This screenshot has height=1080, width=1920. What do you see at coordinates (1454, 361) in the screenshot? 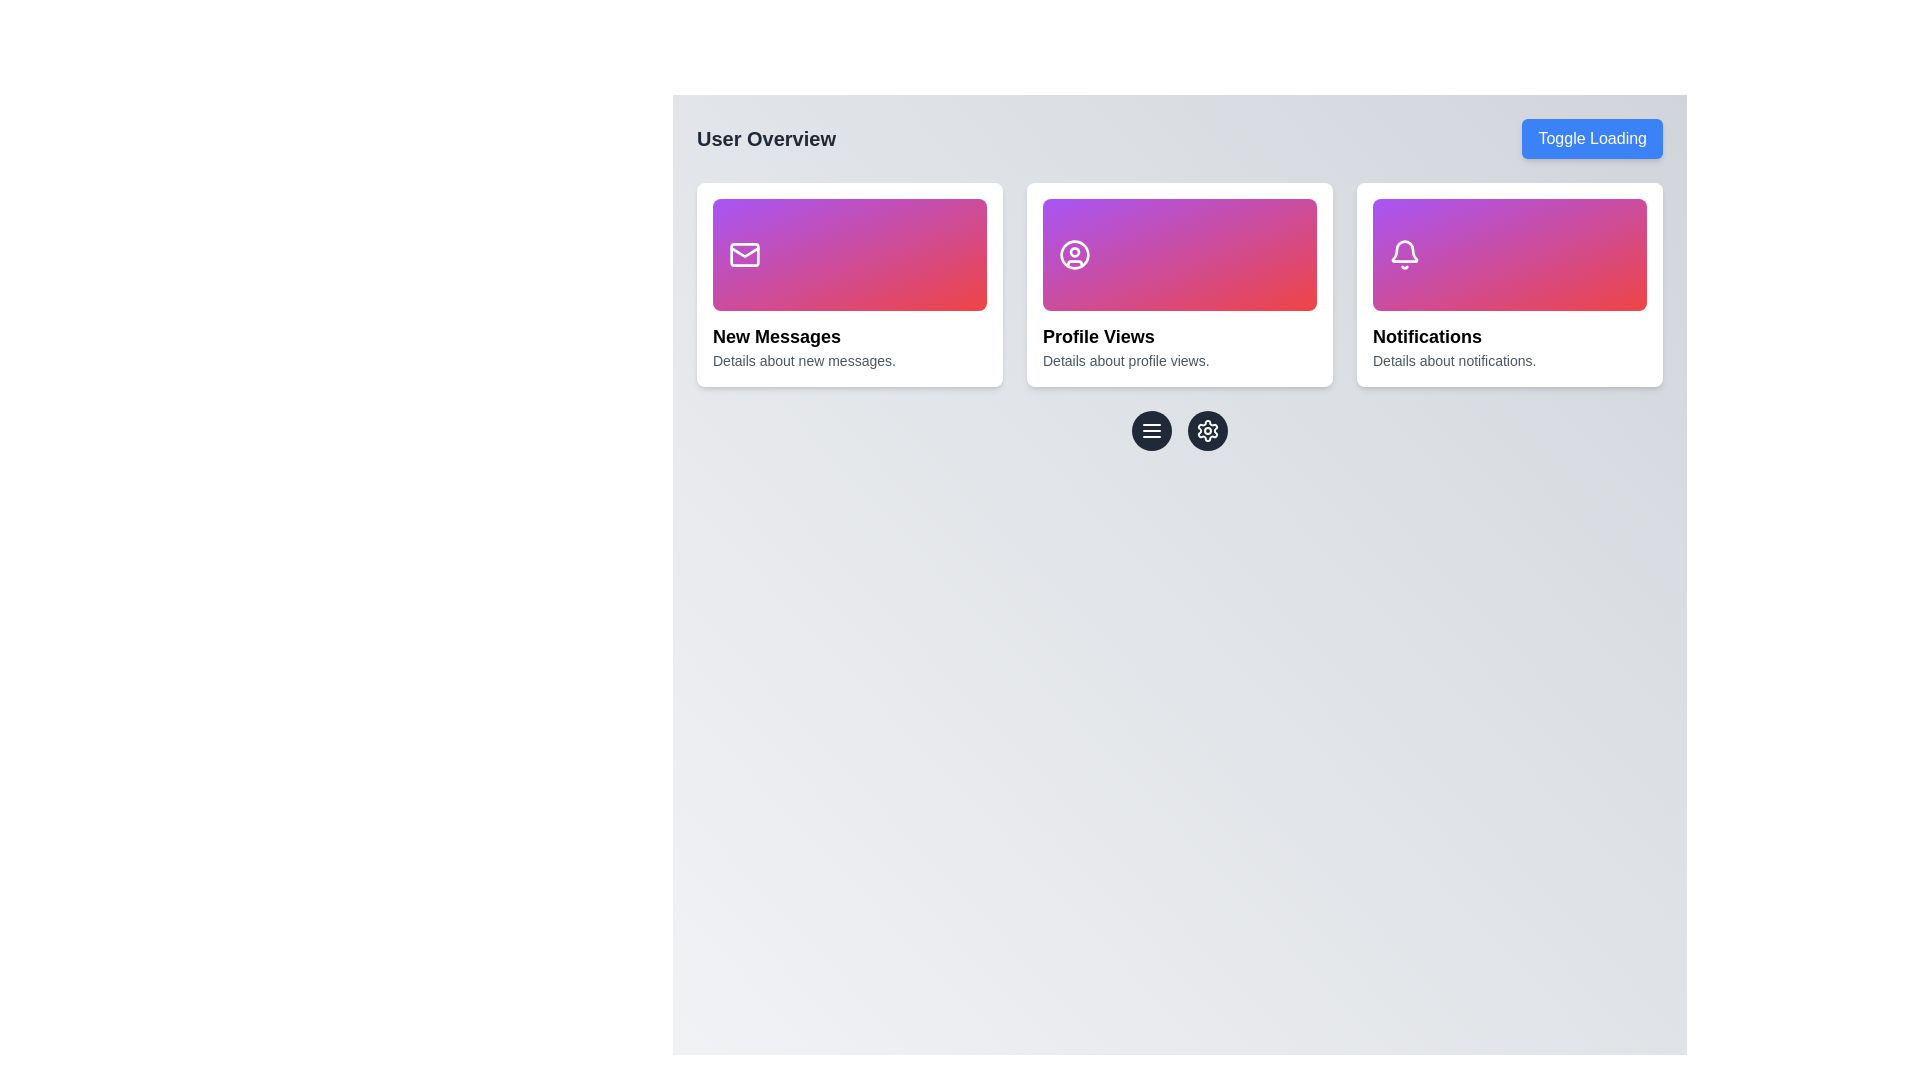
I see `the text label displaying 'Details about notifications.' which is styled in a small-sized gray font and located below the title 'Notifications' within the rightmost card component` at bounding box center [1454, 361].